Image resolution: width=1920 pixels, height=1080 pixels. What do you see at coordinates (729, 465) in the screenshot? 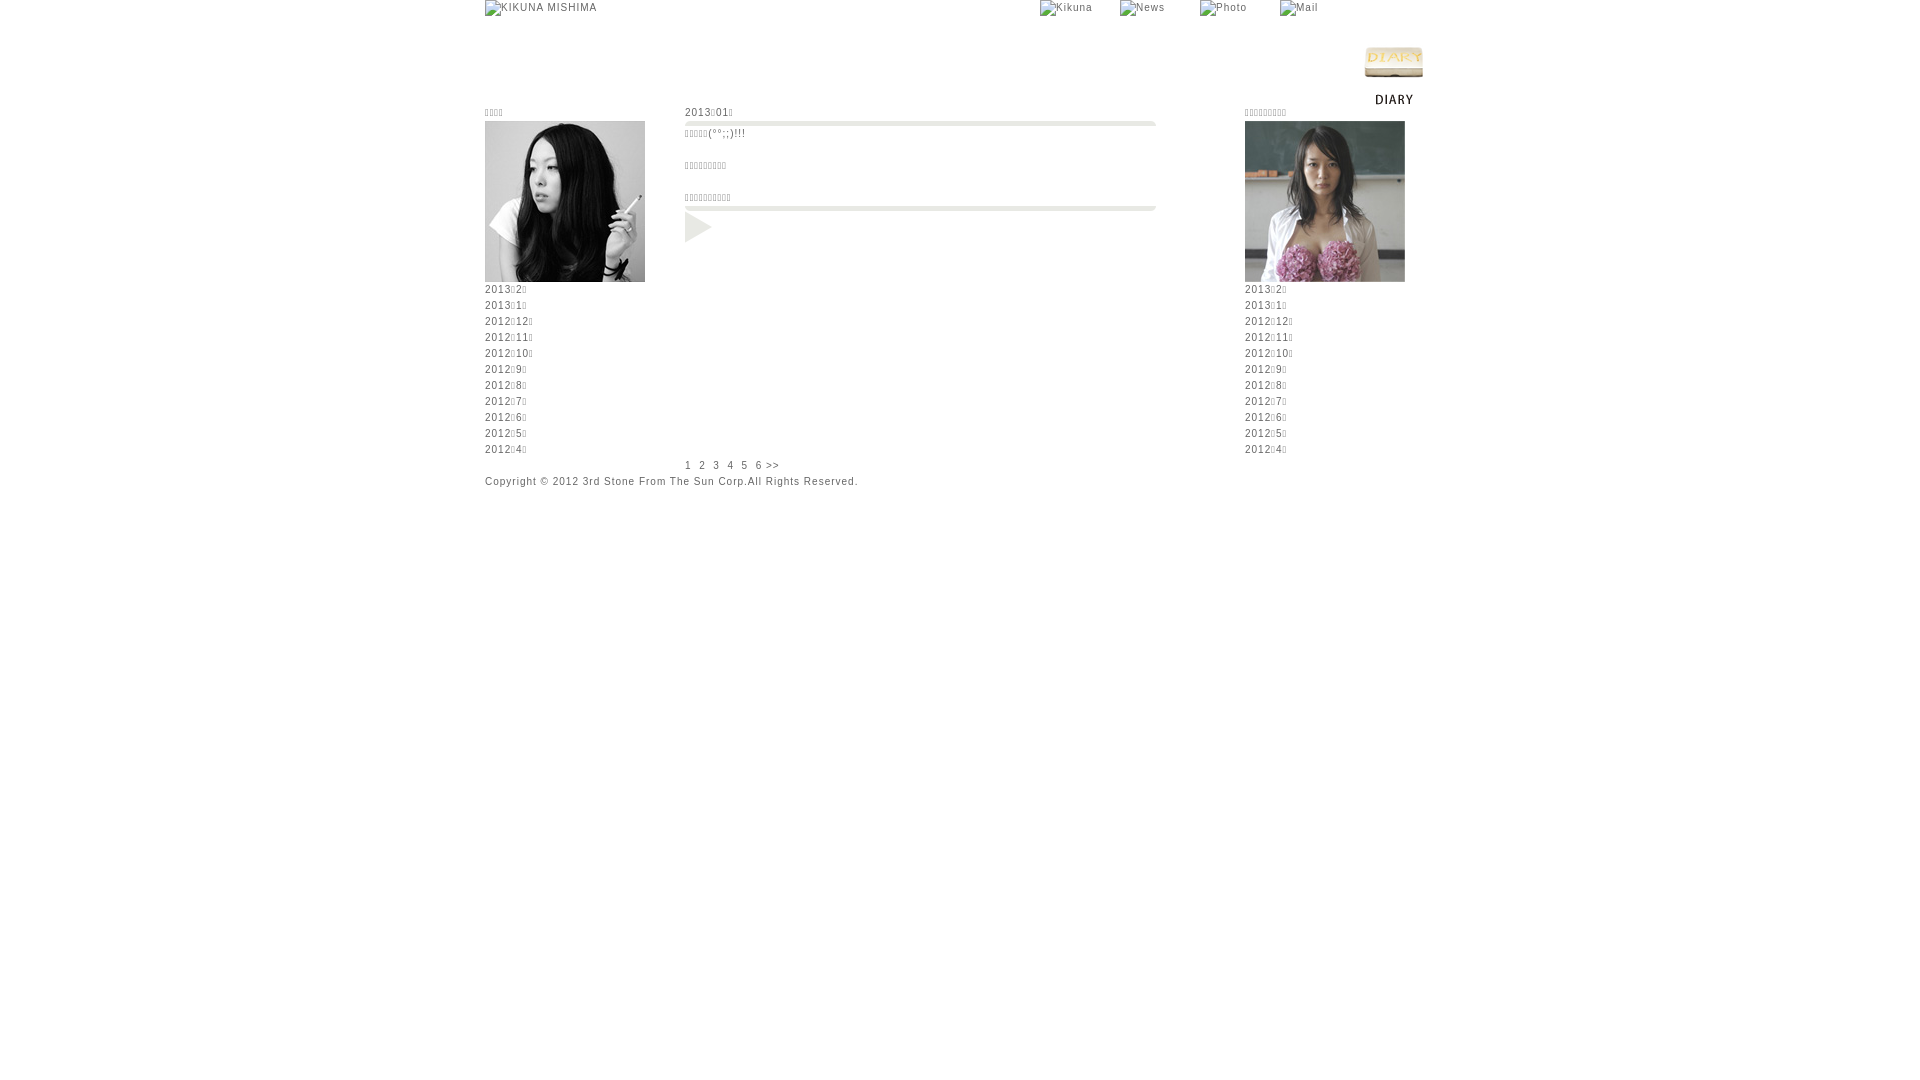
I see `'4'` at bounding box center [729, 465].